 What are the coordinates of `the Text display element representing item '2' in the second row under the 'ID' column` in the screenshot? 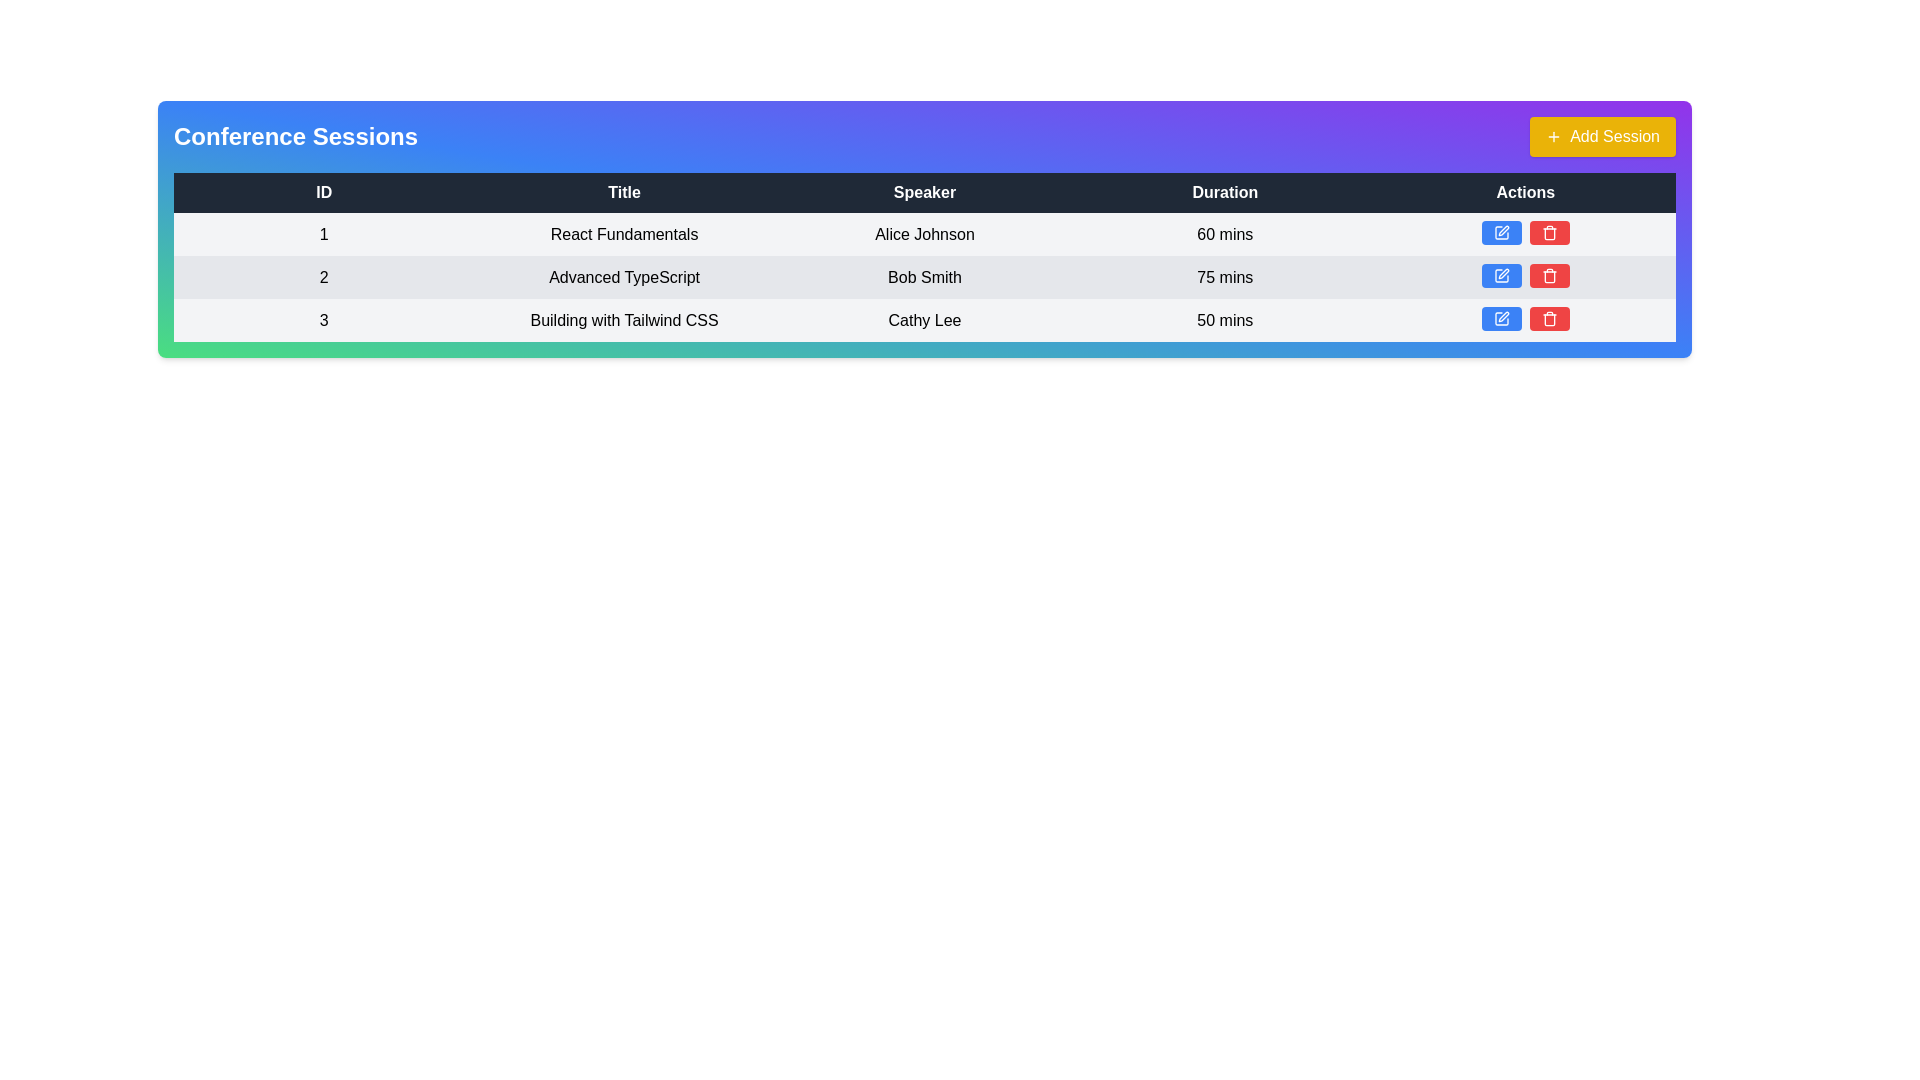 It's located at (324, 277).